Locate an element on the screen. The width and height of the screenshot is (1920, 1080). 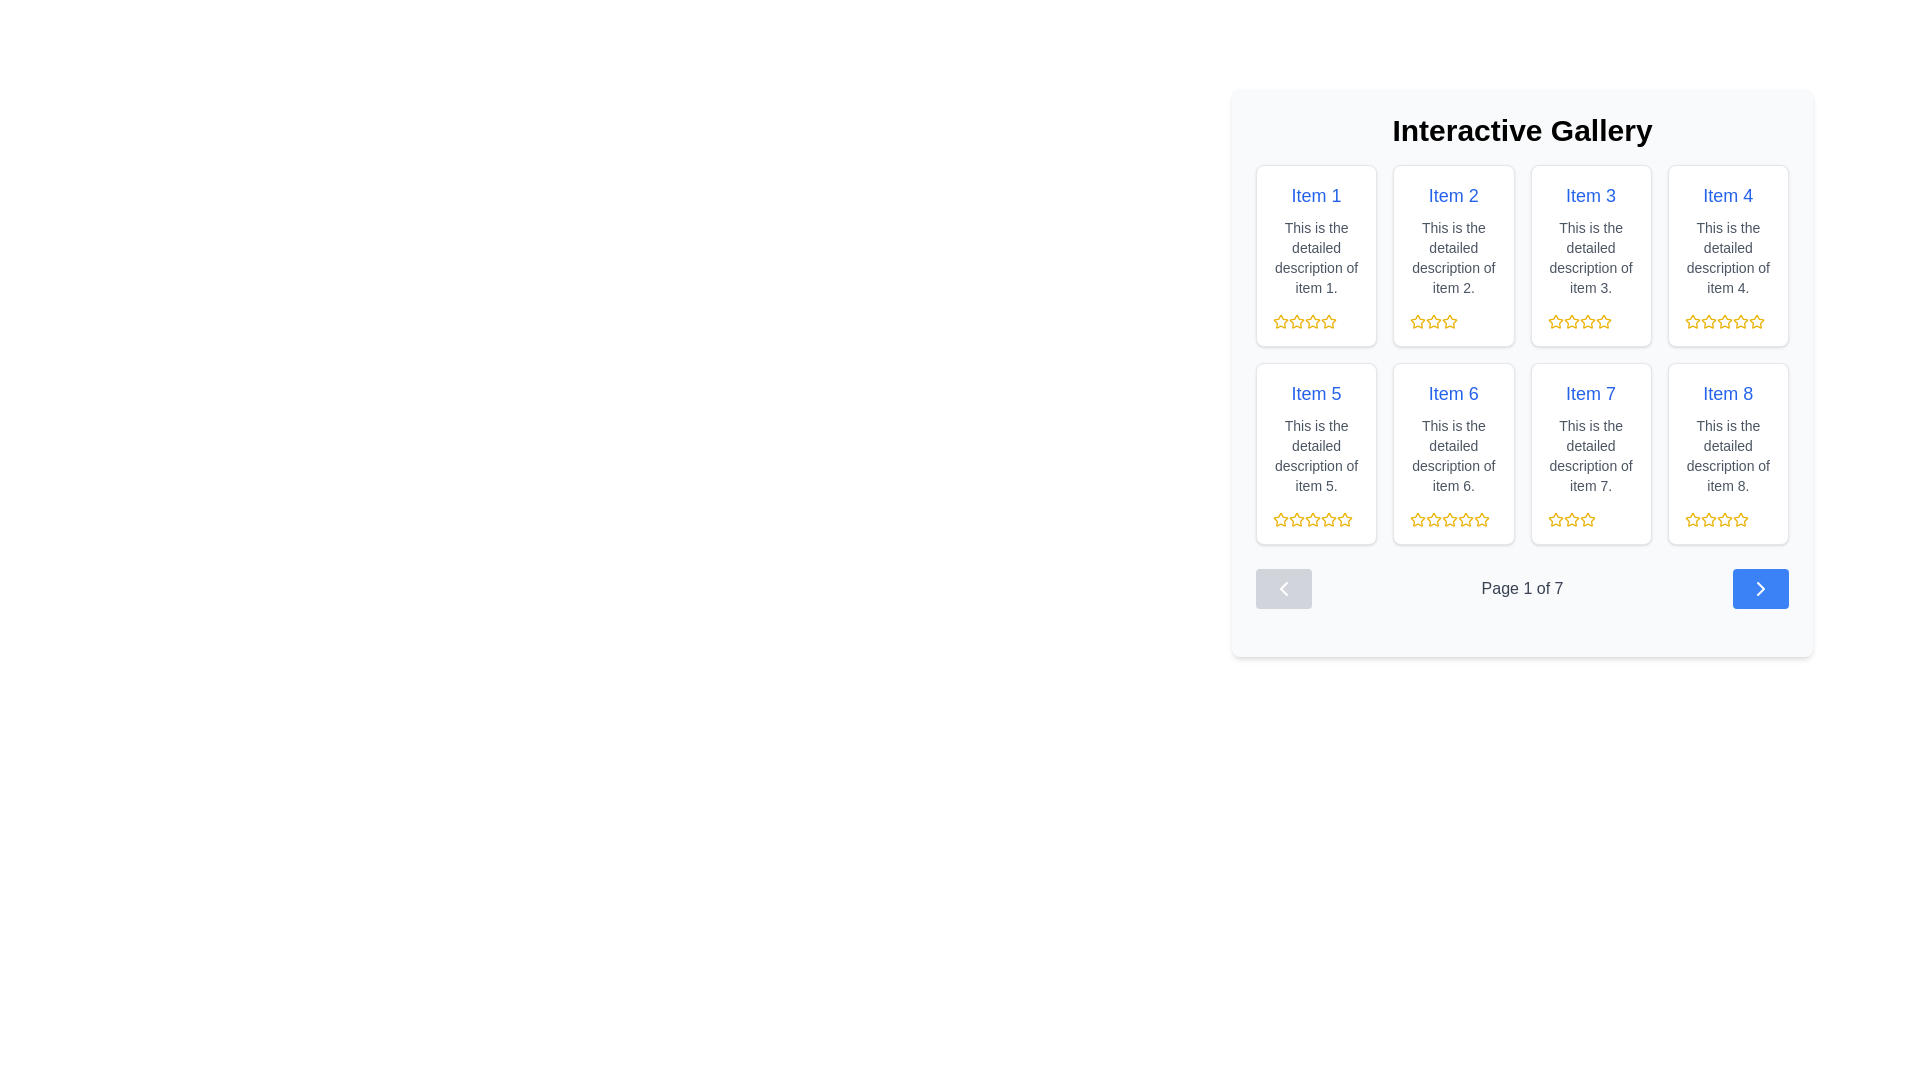
the fifth star rating icon for 'Item 5' to set a 5-star rating is located at coordinates (1344, 519).